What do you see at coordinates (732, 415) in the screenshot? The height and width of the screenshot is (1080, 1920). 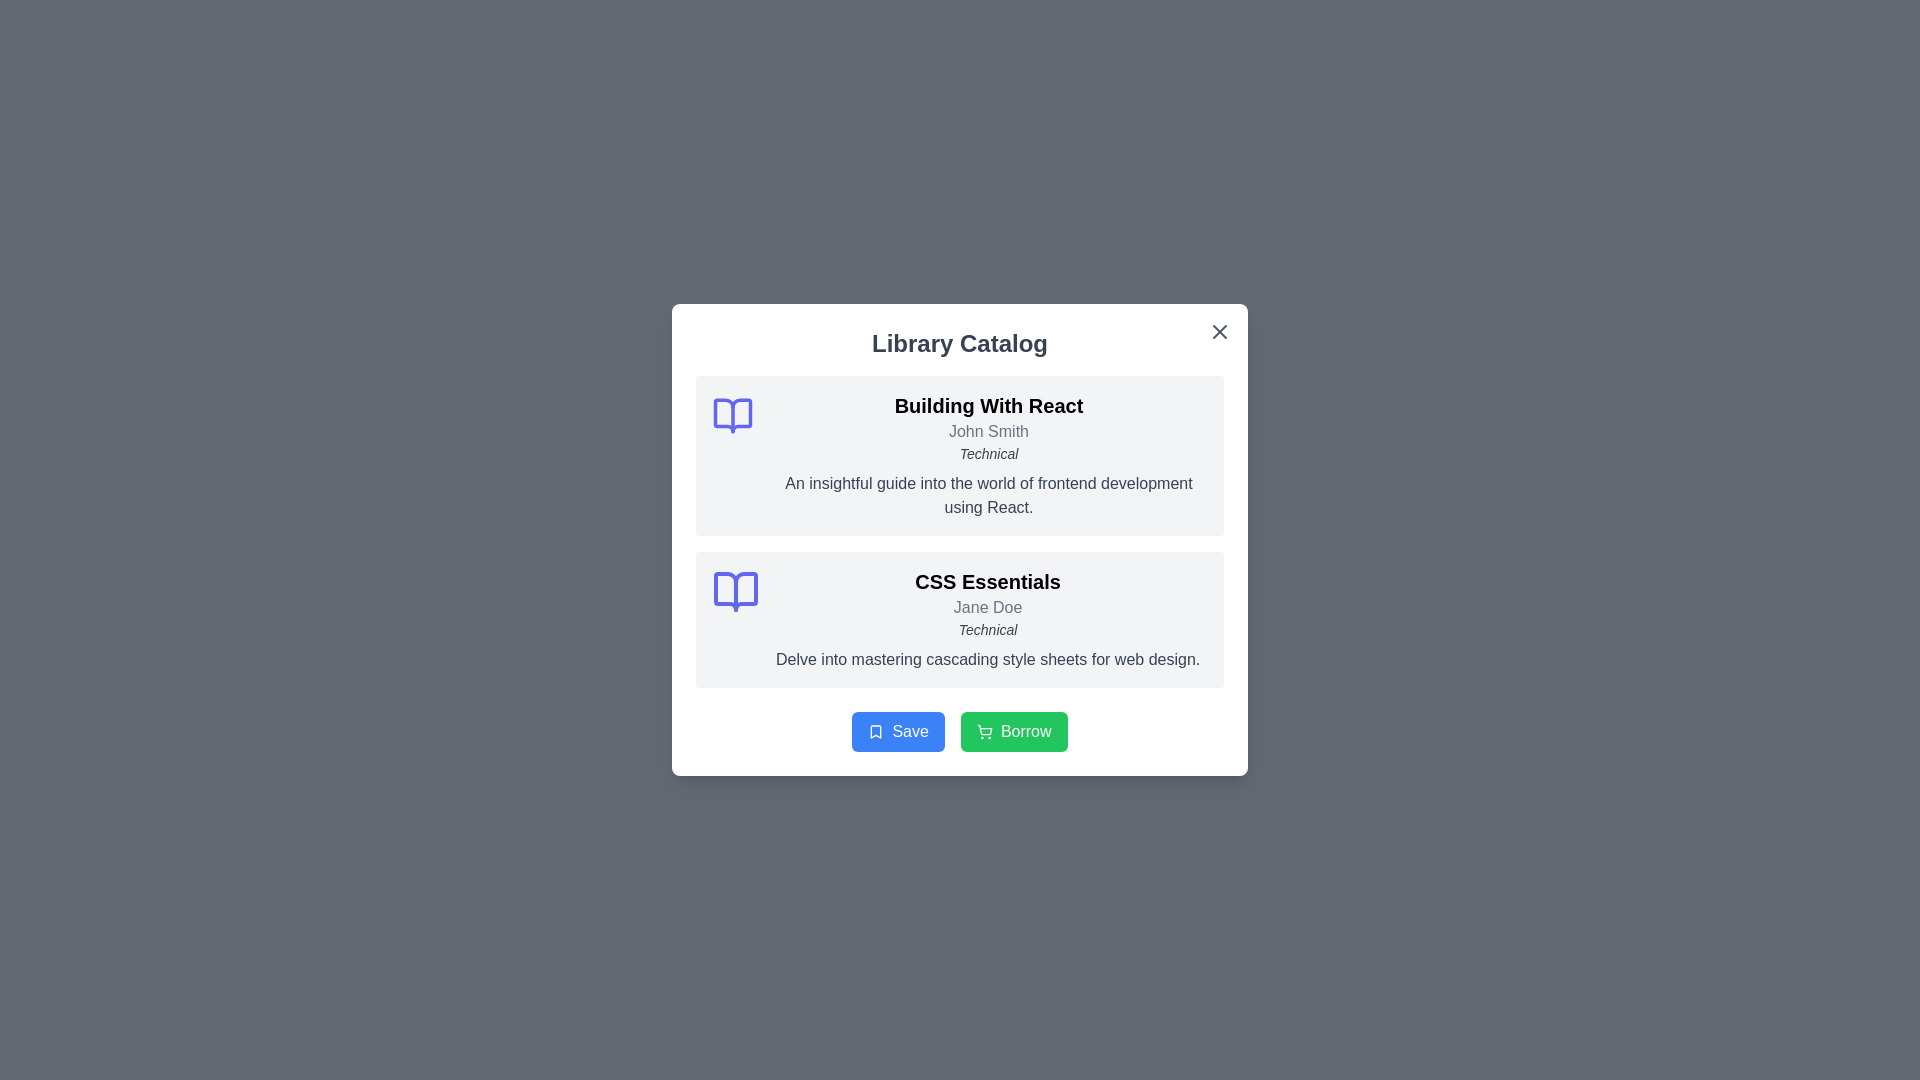 I see `the open book icon with a blue hue located in the top-left corner of the card containing the 'Building With React' title and 'John Smith' subtitle` at bounding box center [732, 415].